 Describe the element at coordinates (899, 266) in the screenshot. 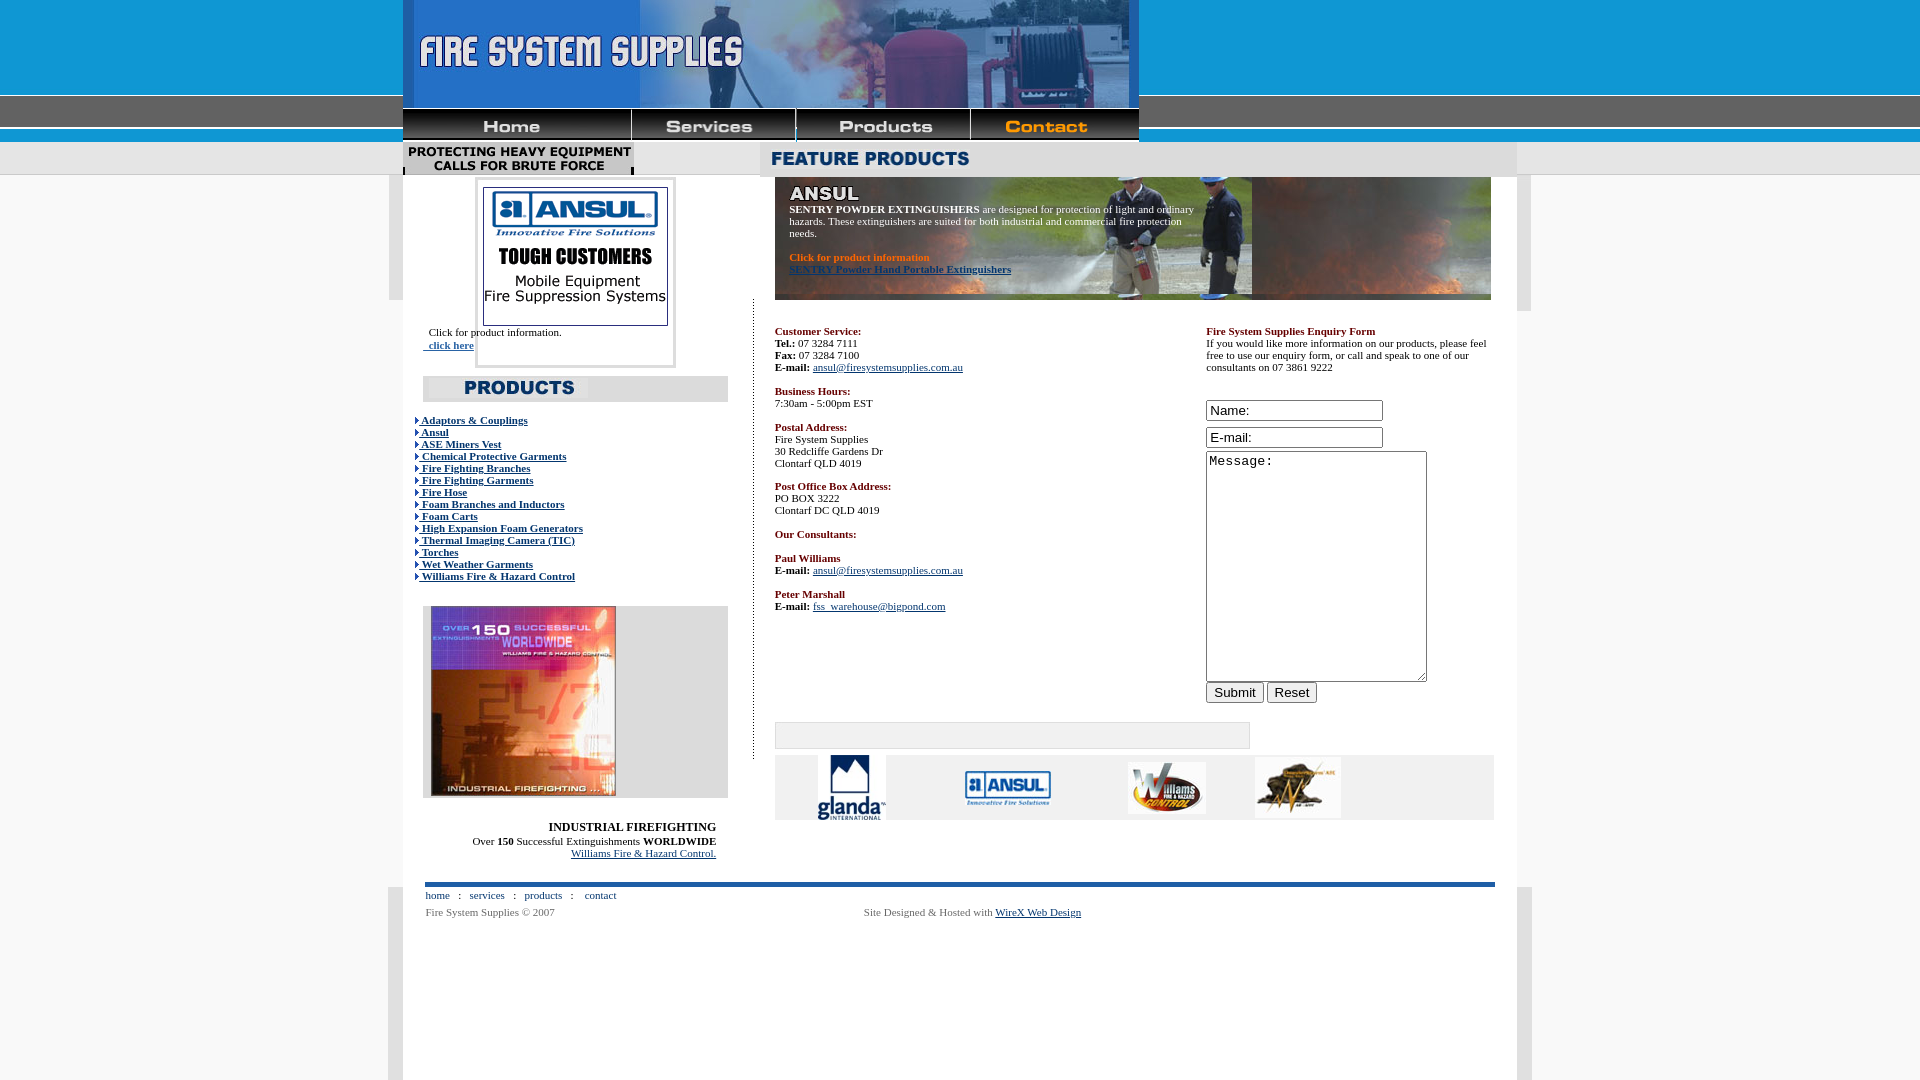

I see `'SENTRY Powder Hand Portable Extinguishers'` at that location.